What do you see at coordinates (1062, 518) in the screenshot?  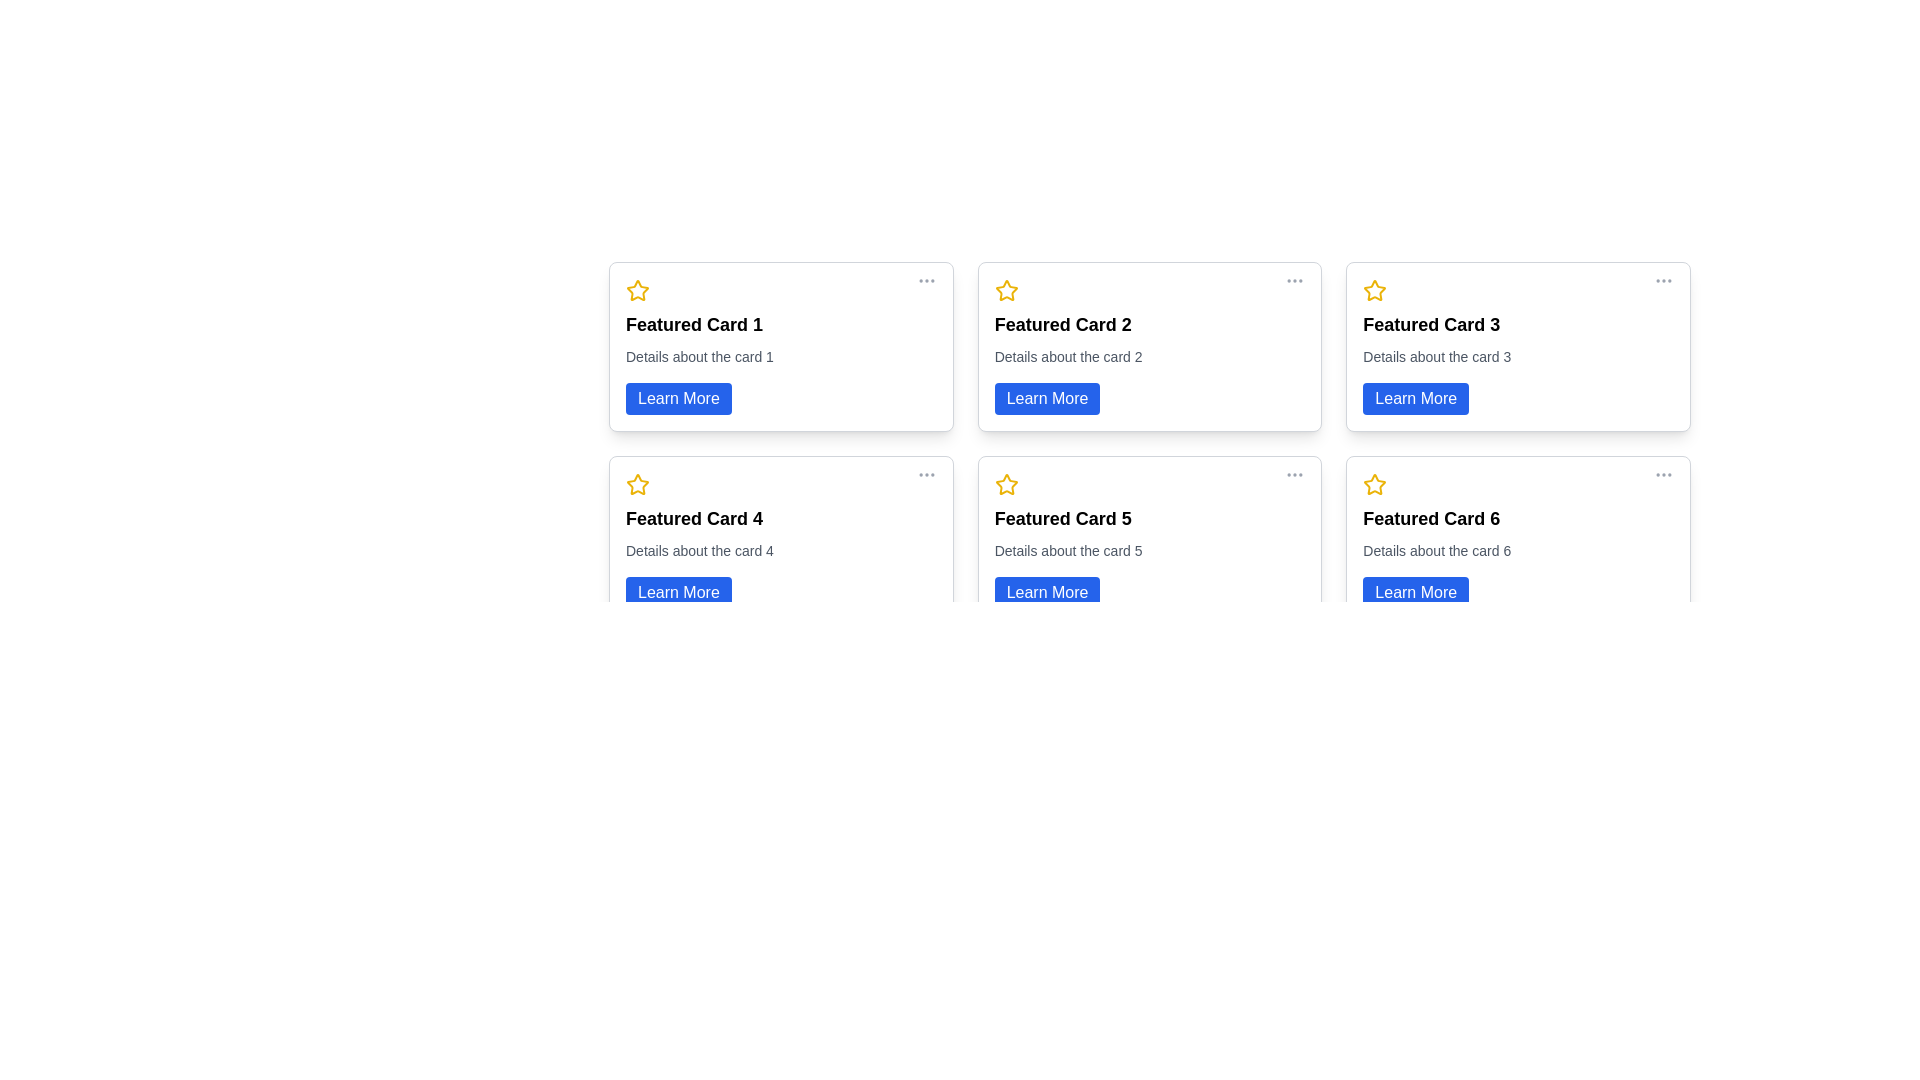 I see `the 'Featured Card 5' text label, which is styled with a bold font and larger size, positioned centrally within the fifth card layout, directly below a yellow star icon` at bounding box center [1062, 518].